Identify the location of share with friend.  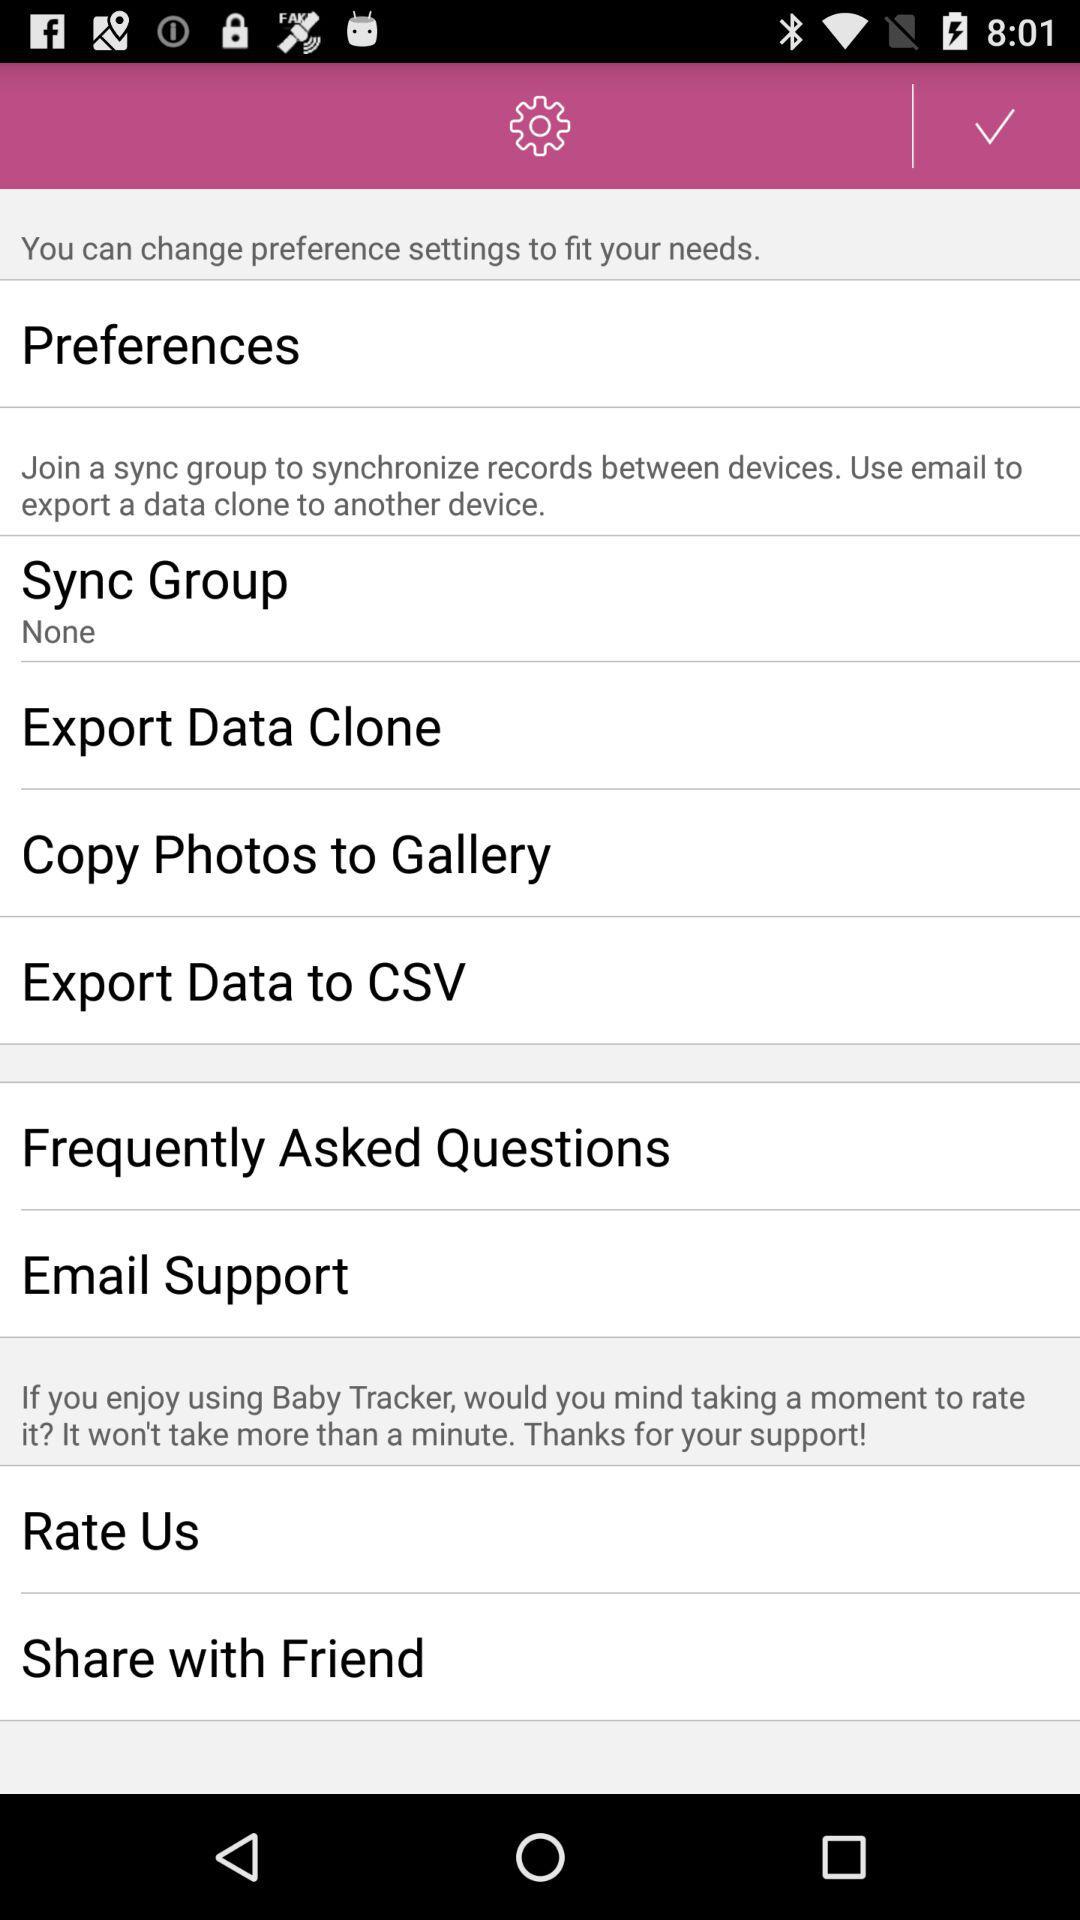
(540, 1656).